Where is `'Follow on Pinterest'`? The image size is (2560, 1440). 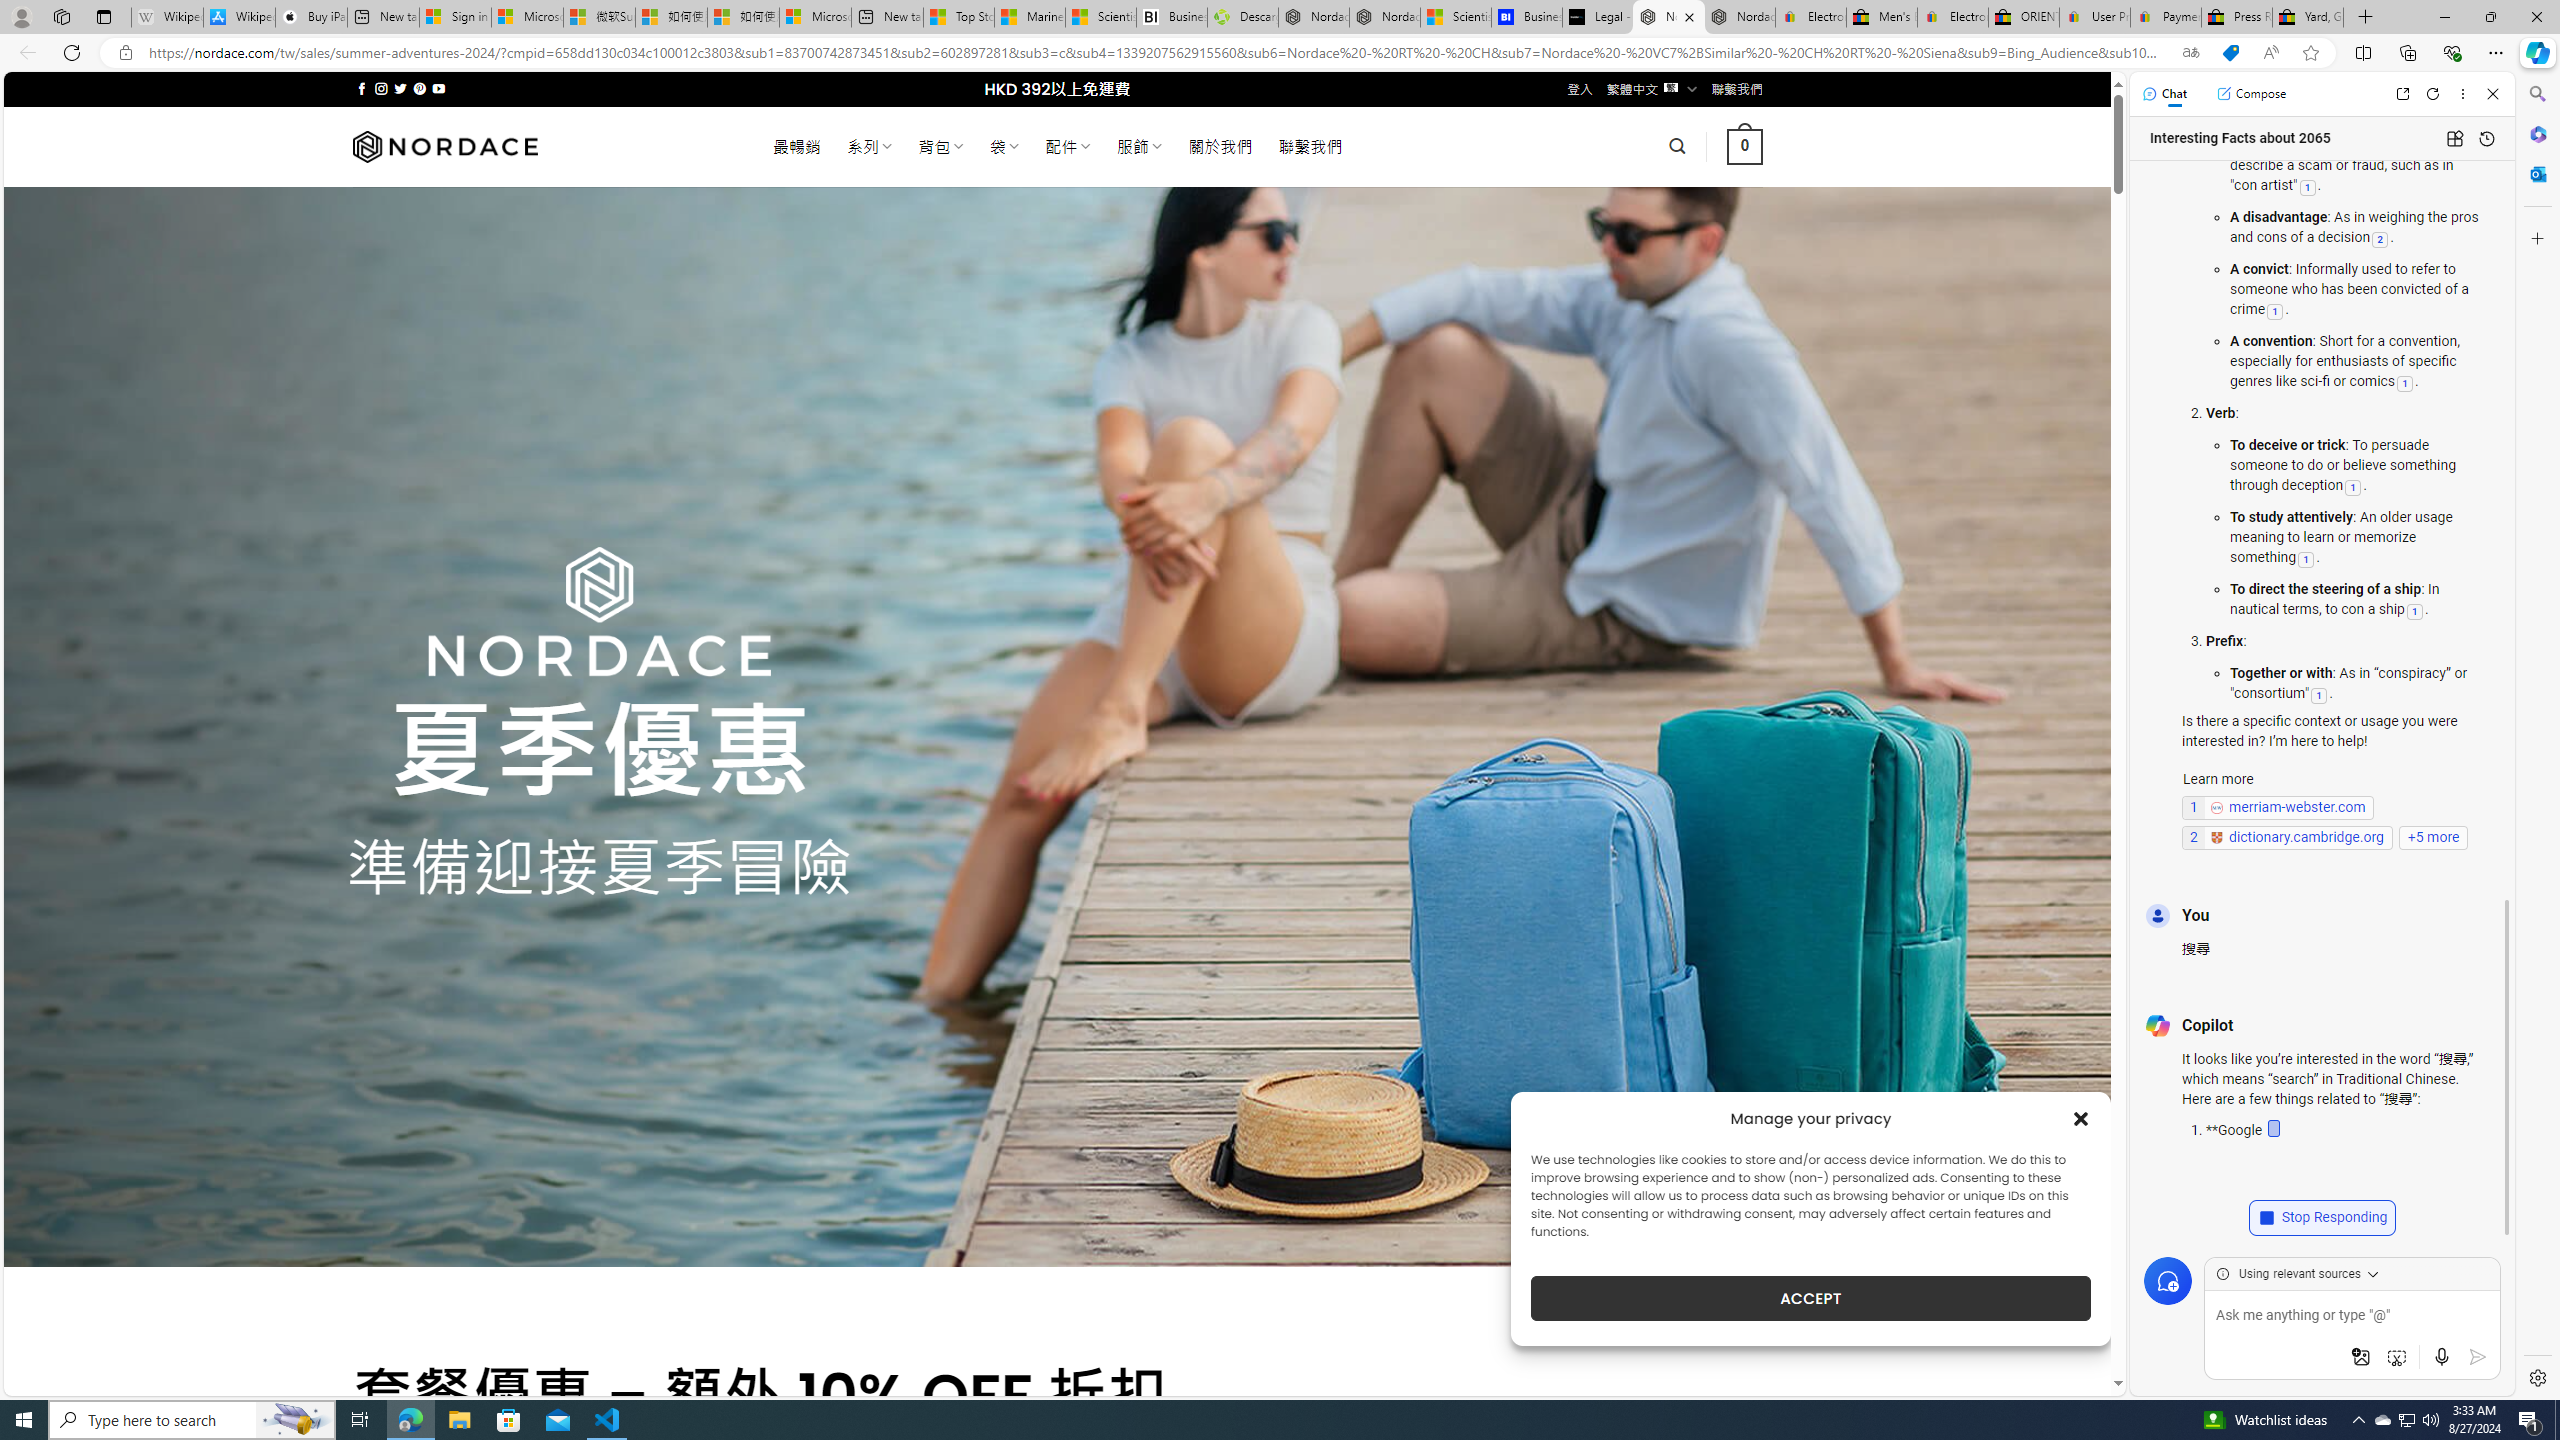
'Follow on Pinterest' is located at coordinates (417, 88).